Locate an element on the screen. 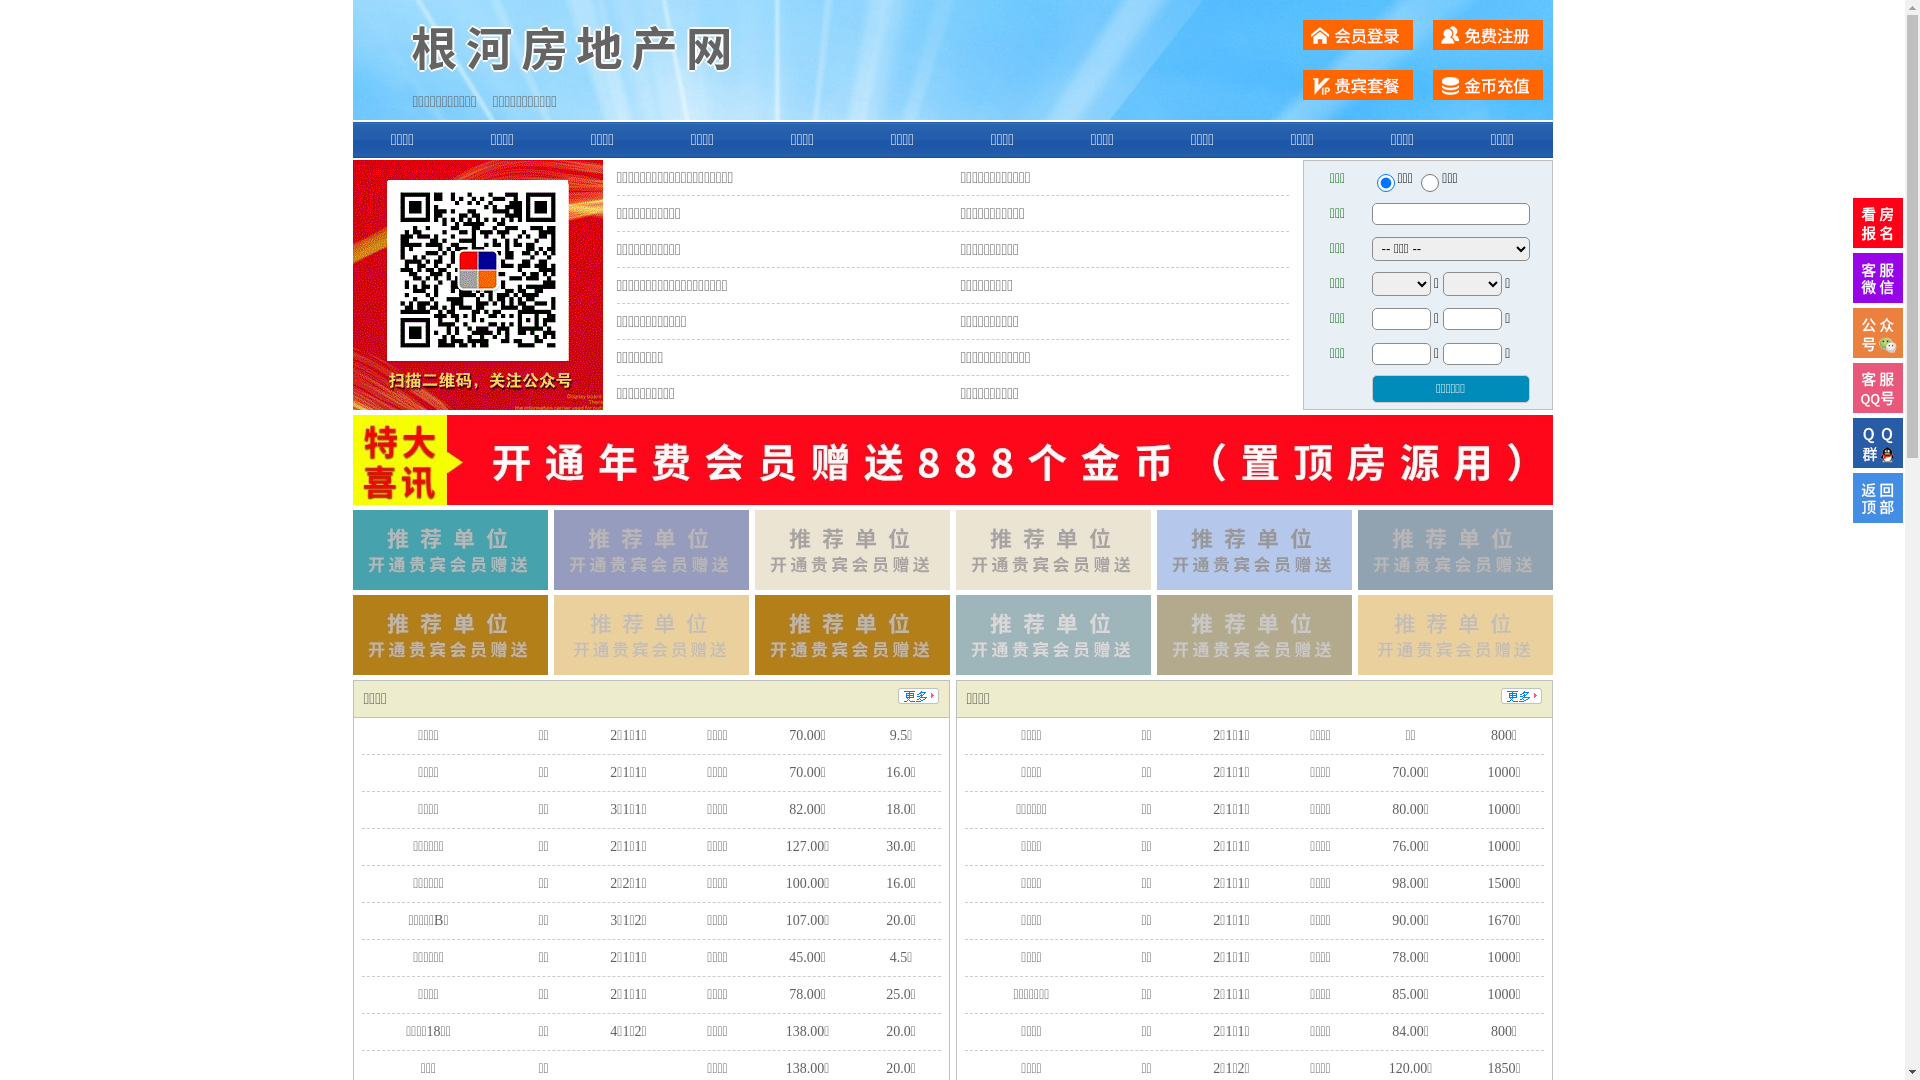 The image size is (1920, 1080). 'chuzu' is located at coordinates (1429, 182).